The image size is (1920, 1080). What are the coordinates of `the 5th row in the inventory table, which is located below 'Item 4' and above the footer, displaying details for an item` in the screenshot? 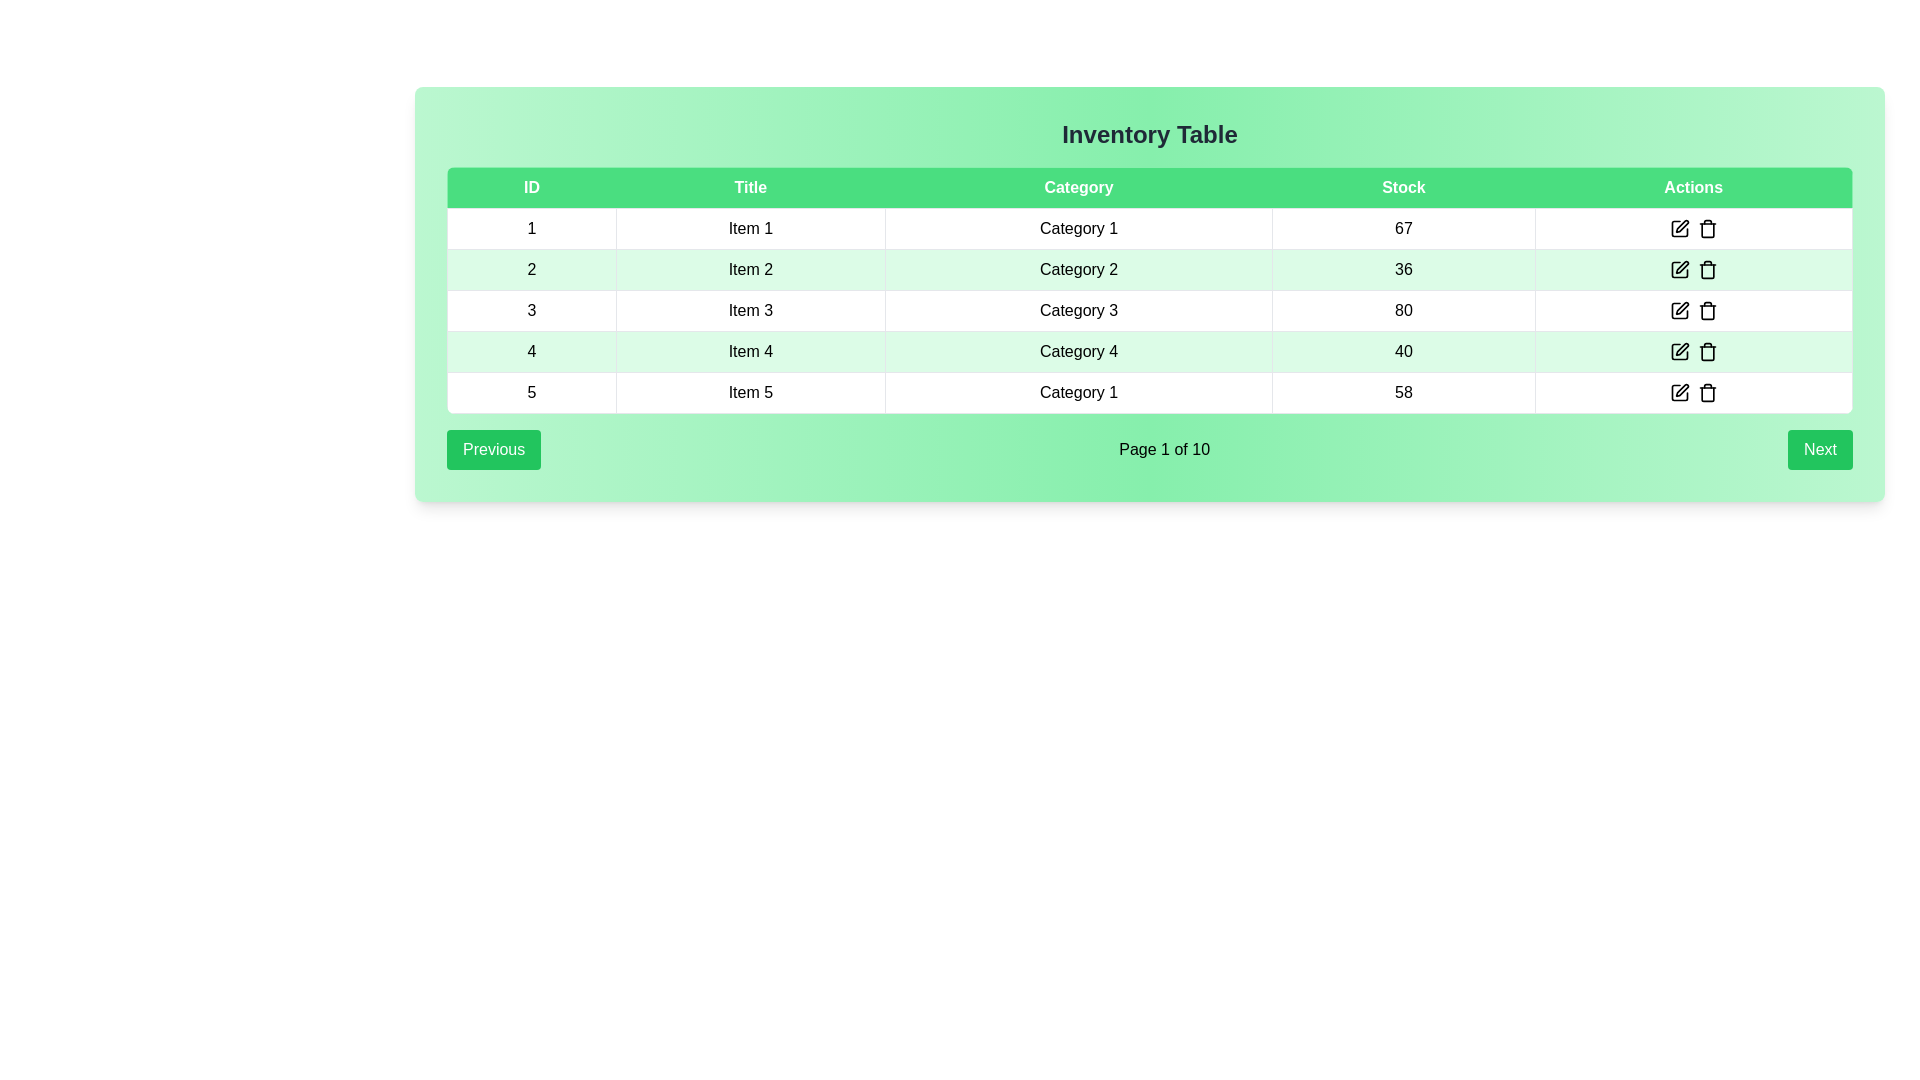 It's located at (1150, 393).